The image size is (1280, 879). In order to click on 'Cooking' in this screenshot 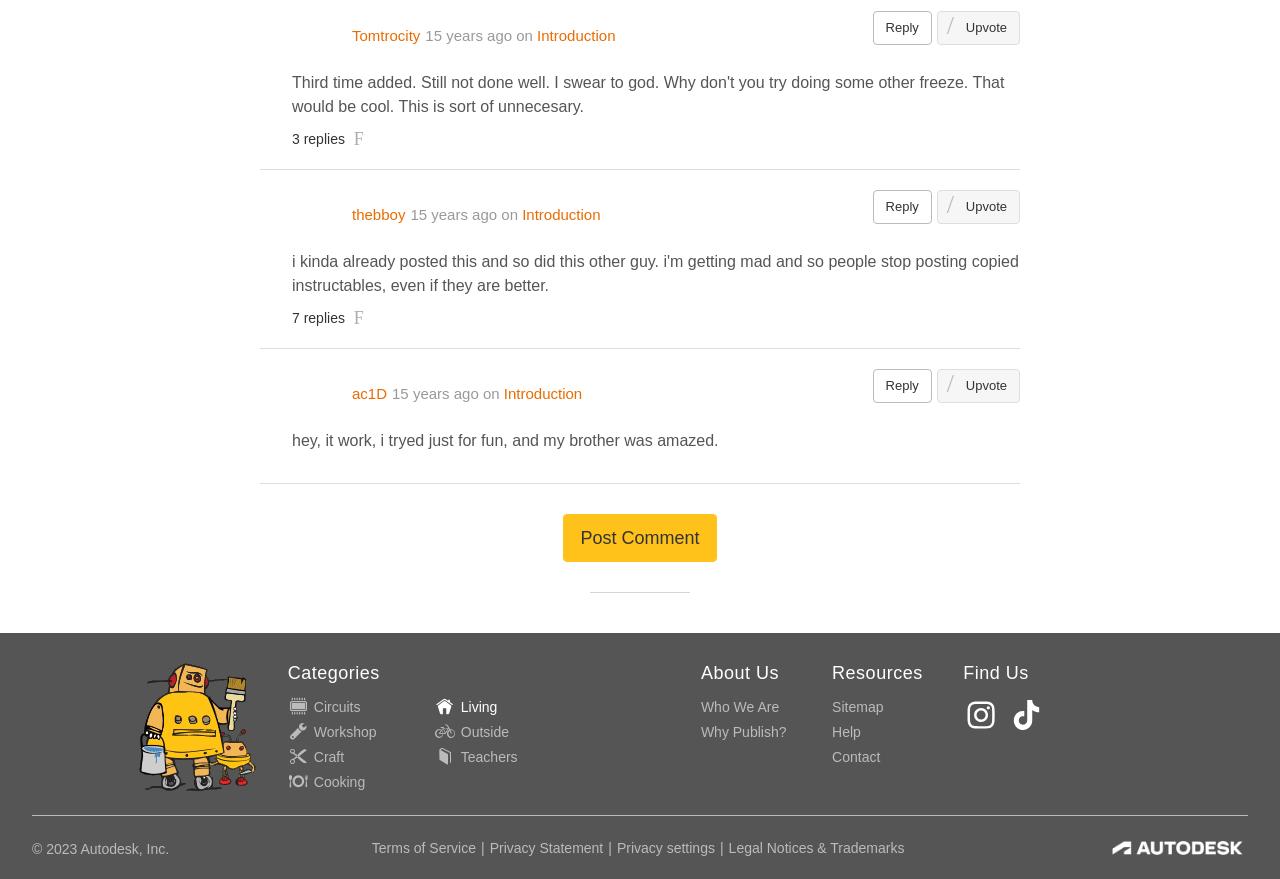, I will do `click(311, 781)`.